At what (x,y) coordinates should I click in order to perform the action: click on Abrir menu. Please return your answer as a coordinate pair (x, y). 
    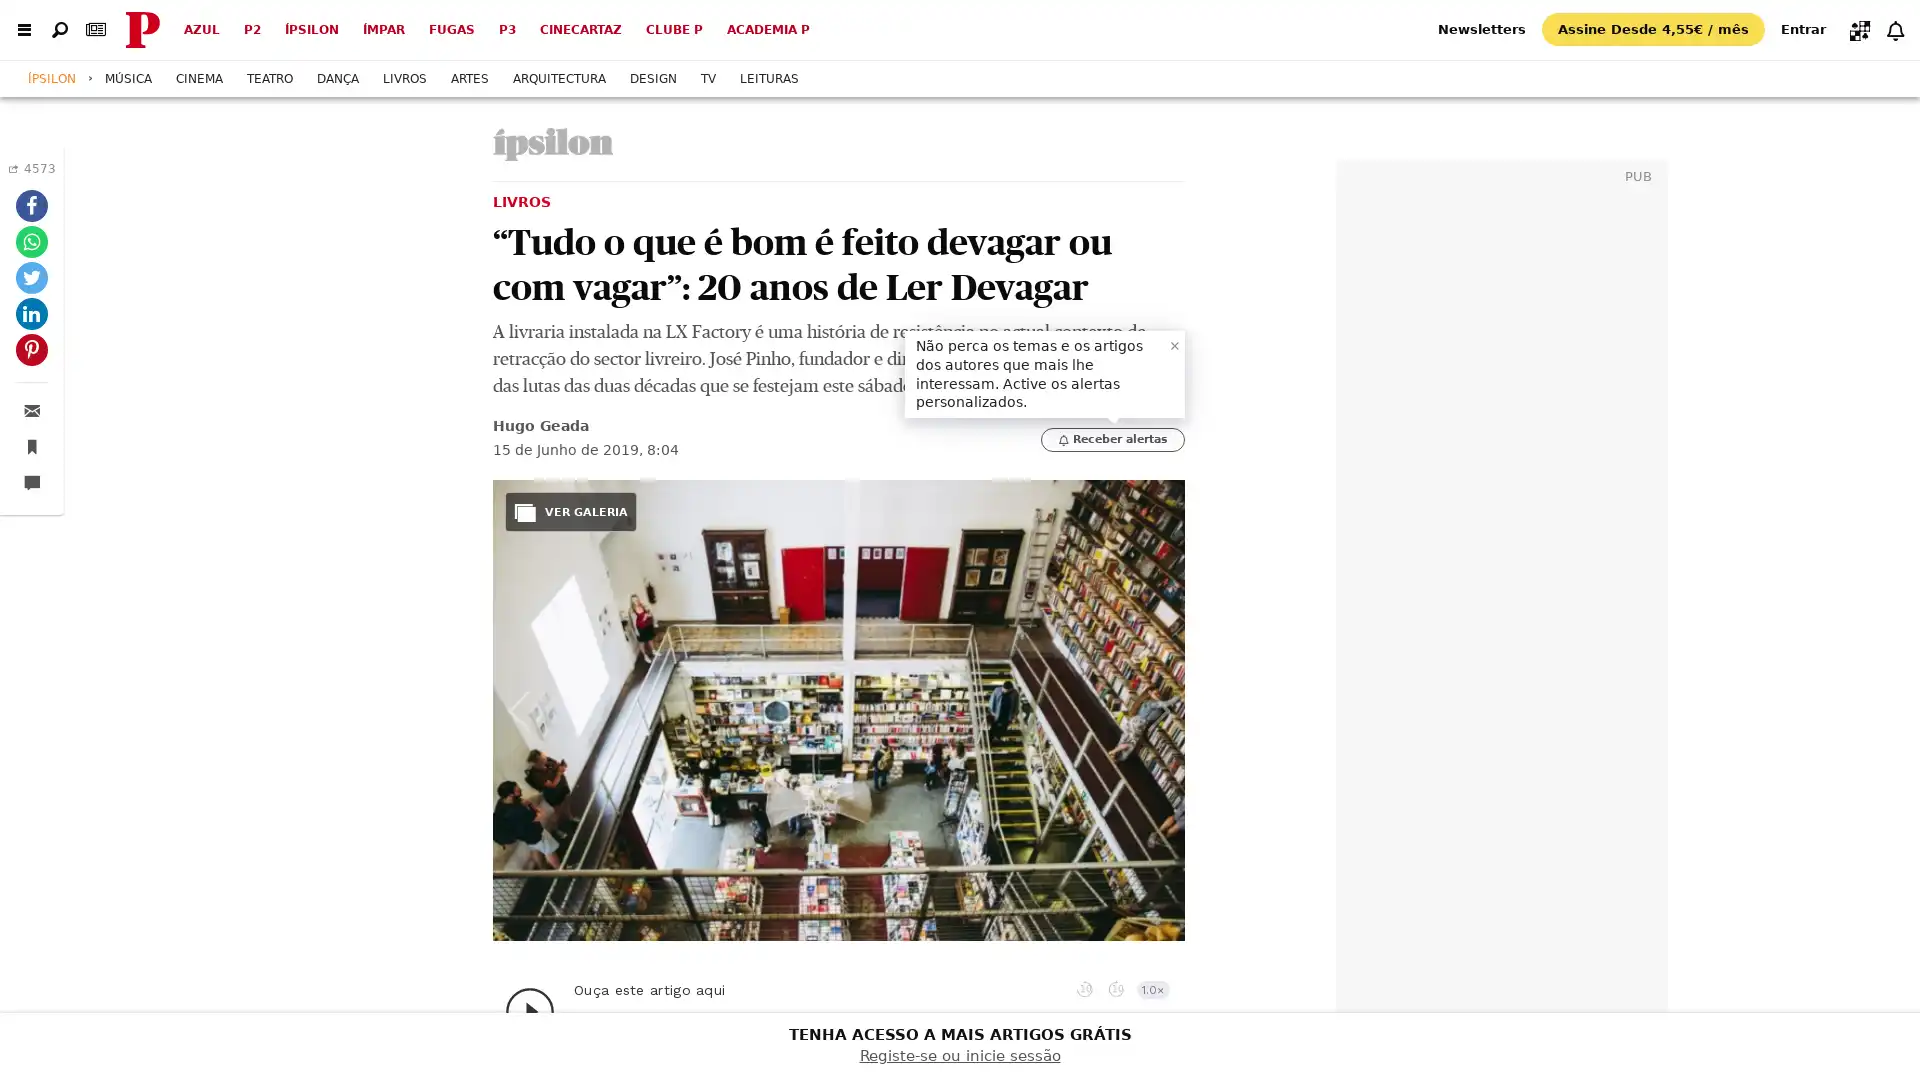
    Looking at the image, I should click on (24, 29).